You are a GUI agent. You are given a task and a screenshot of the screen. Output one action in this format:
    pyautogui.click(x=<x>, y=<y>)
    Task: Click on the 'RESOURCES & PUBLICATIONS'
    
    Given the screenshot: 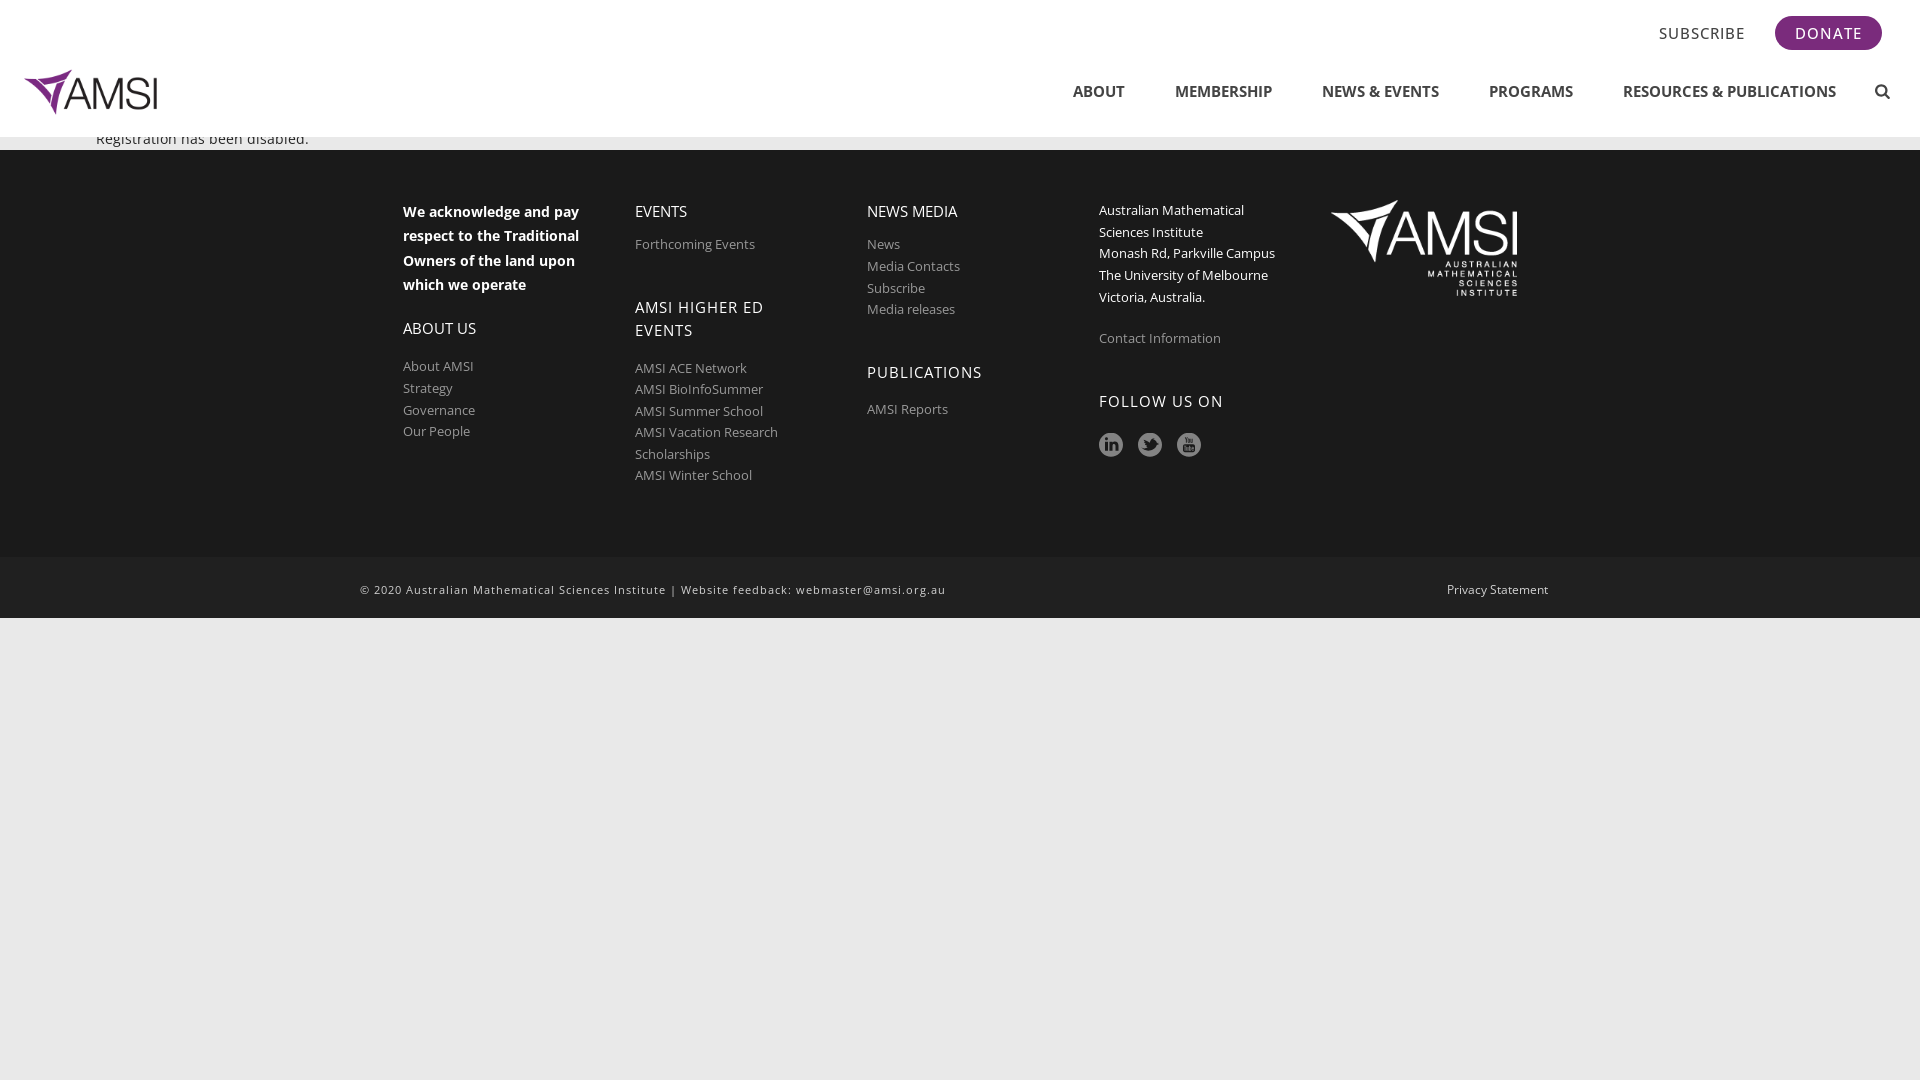 What is the action you would take?
    pyautogui.click(x=1728, y=92)
    